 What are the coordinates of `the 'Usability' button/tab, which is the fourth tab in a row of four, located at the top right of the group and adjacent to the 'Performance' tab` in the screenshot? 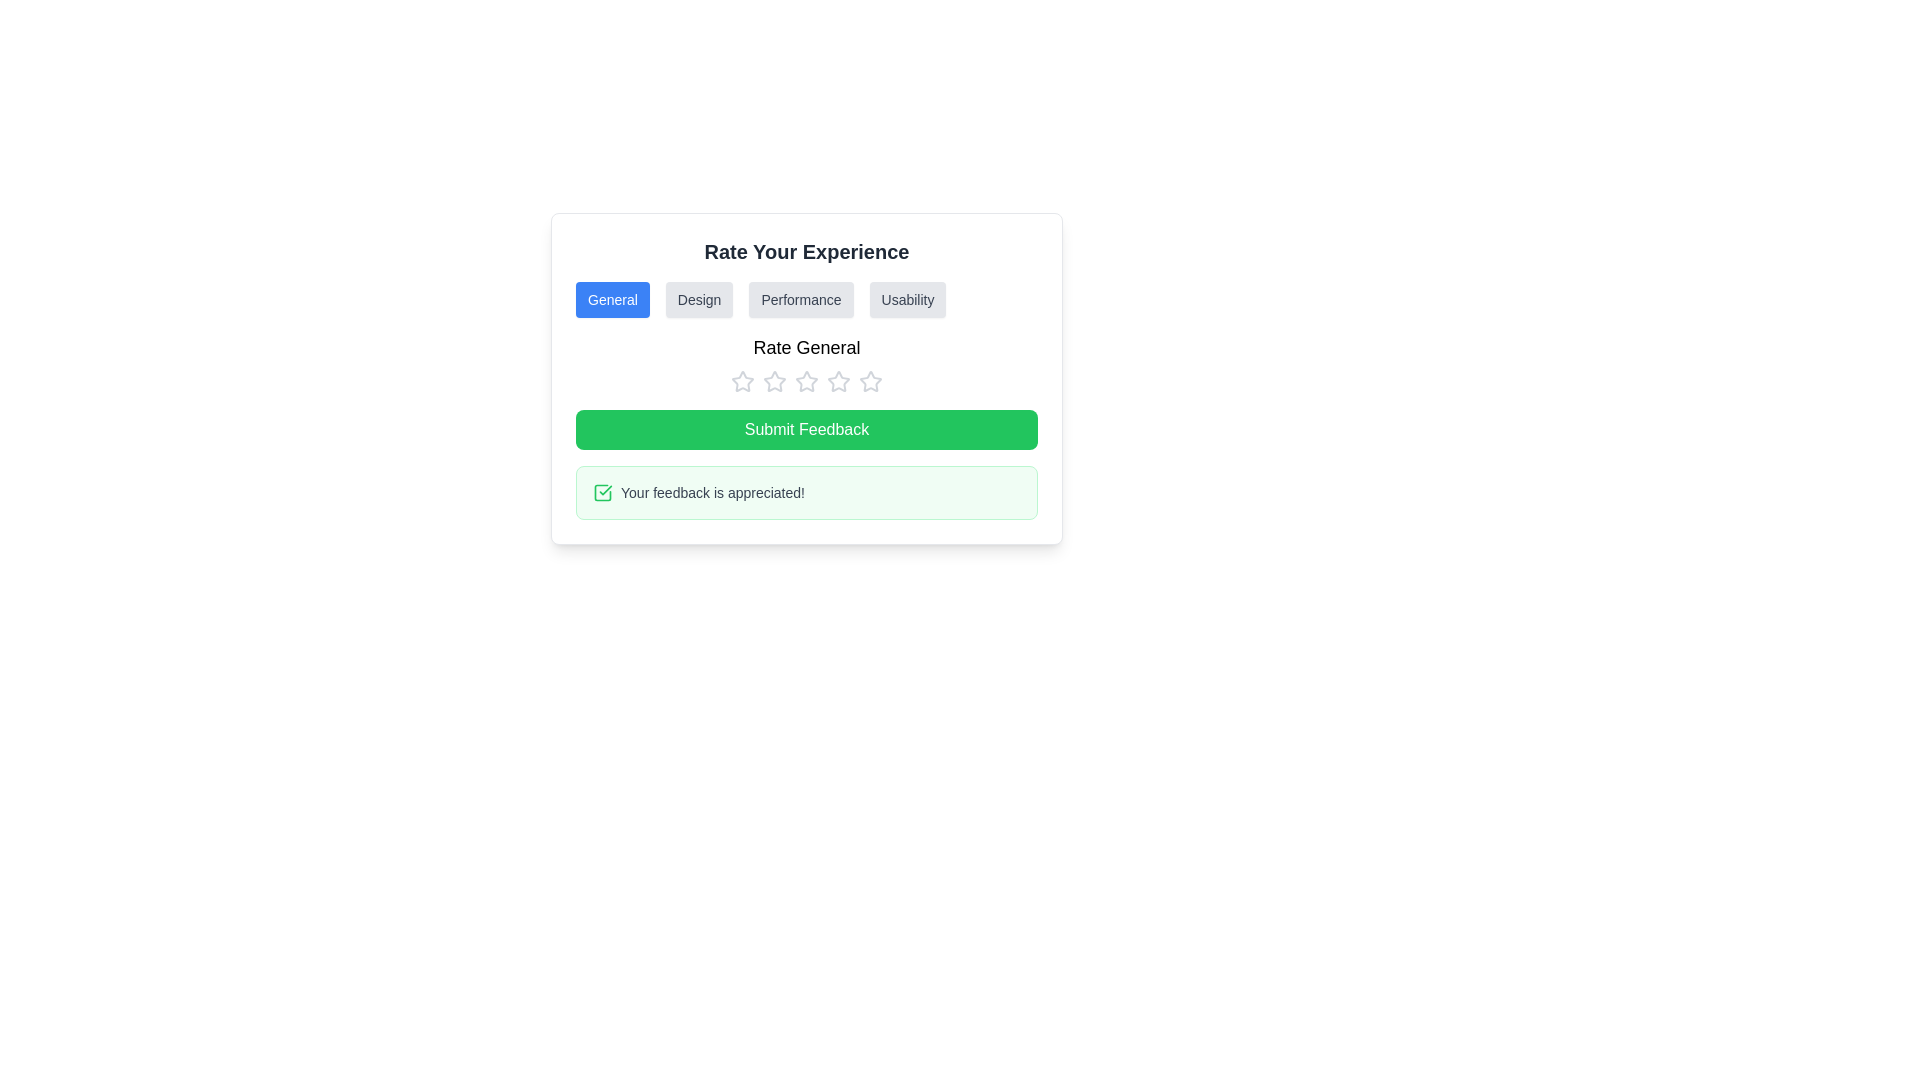 It's located at (906, 300).